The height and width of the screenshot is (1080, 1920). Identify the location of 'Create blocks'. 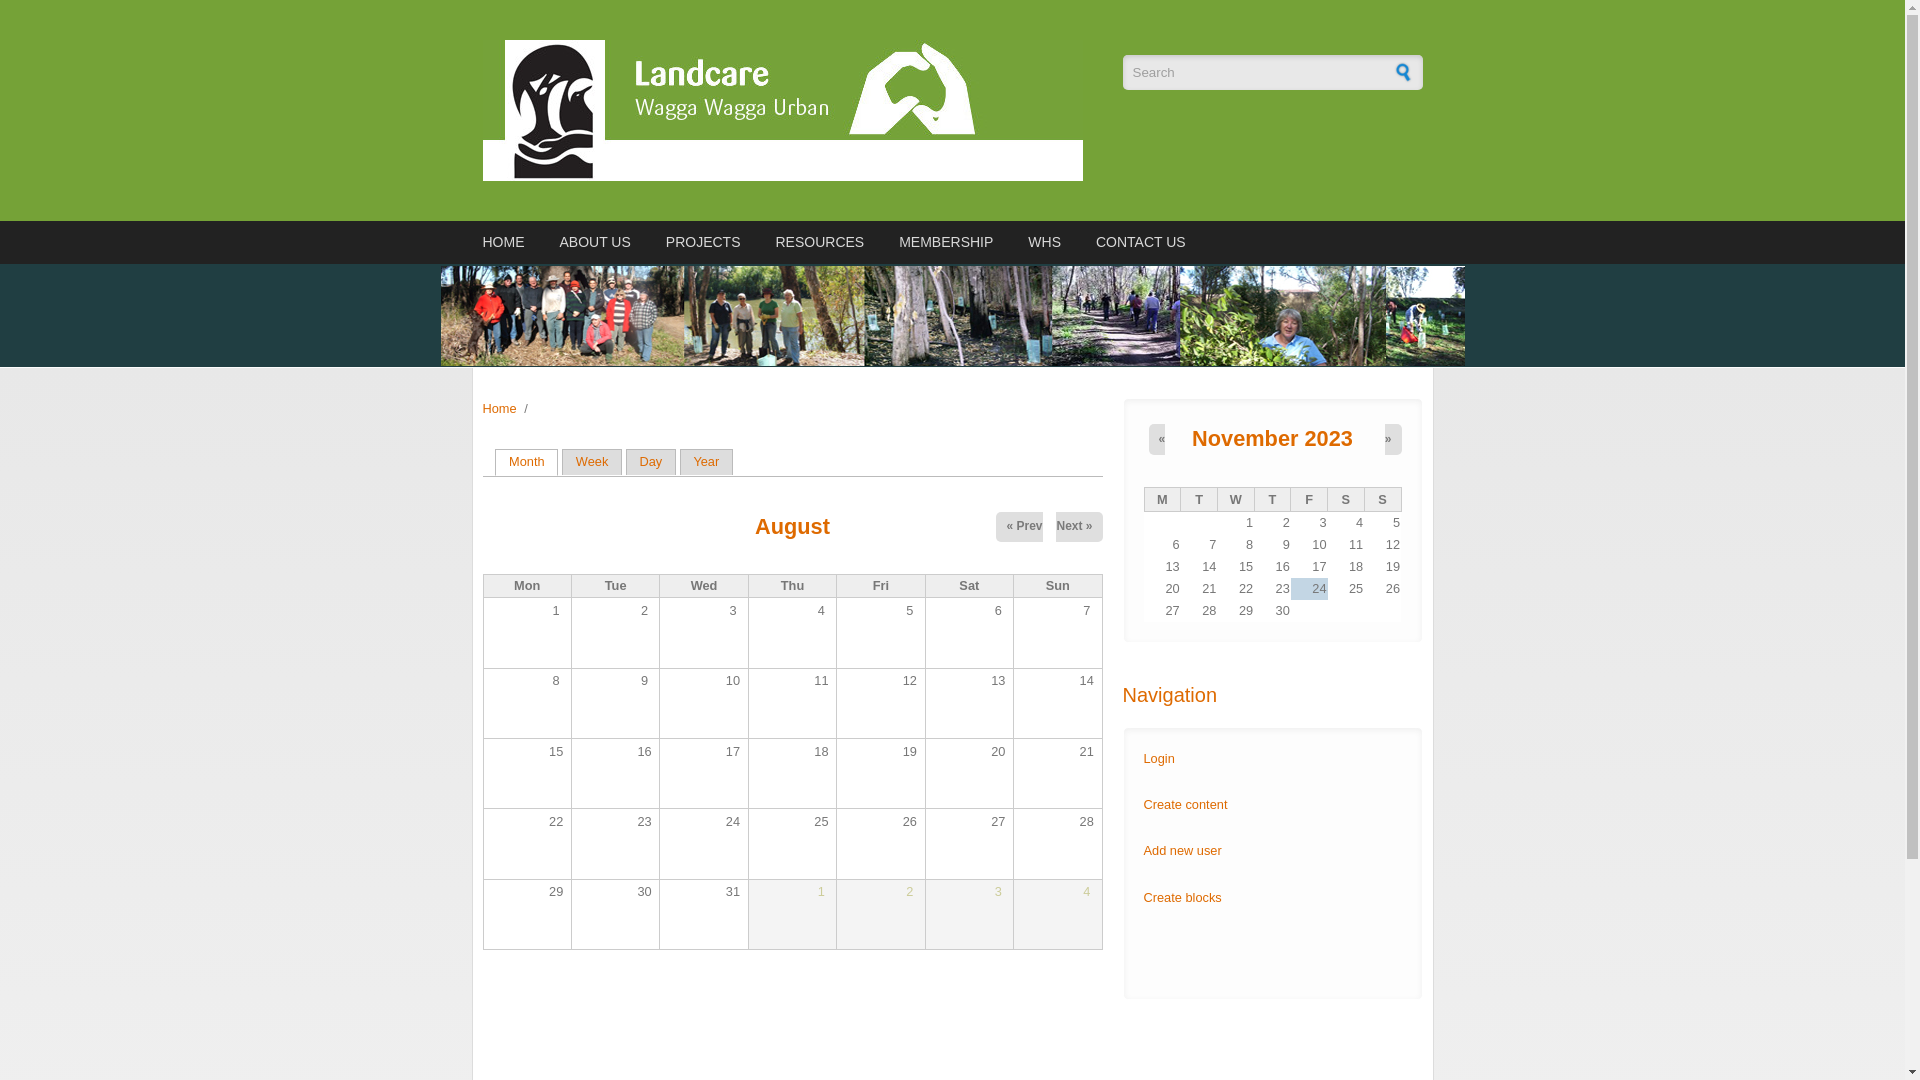
(1143, 896).